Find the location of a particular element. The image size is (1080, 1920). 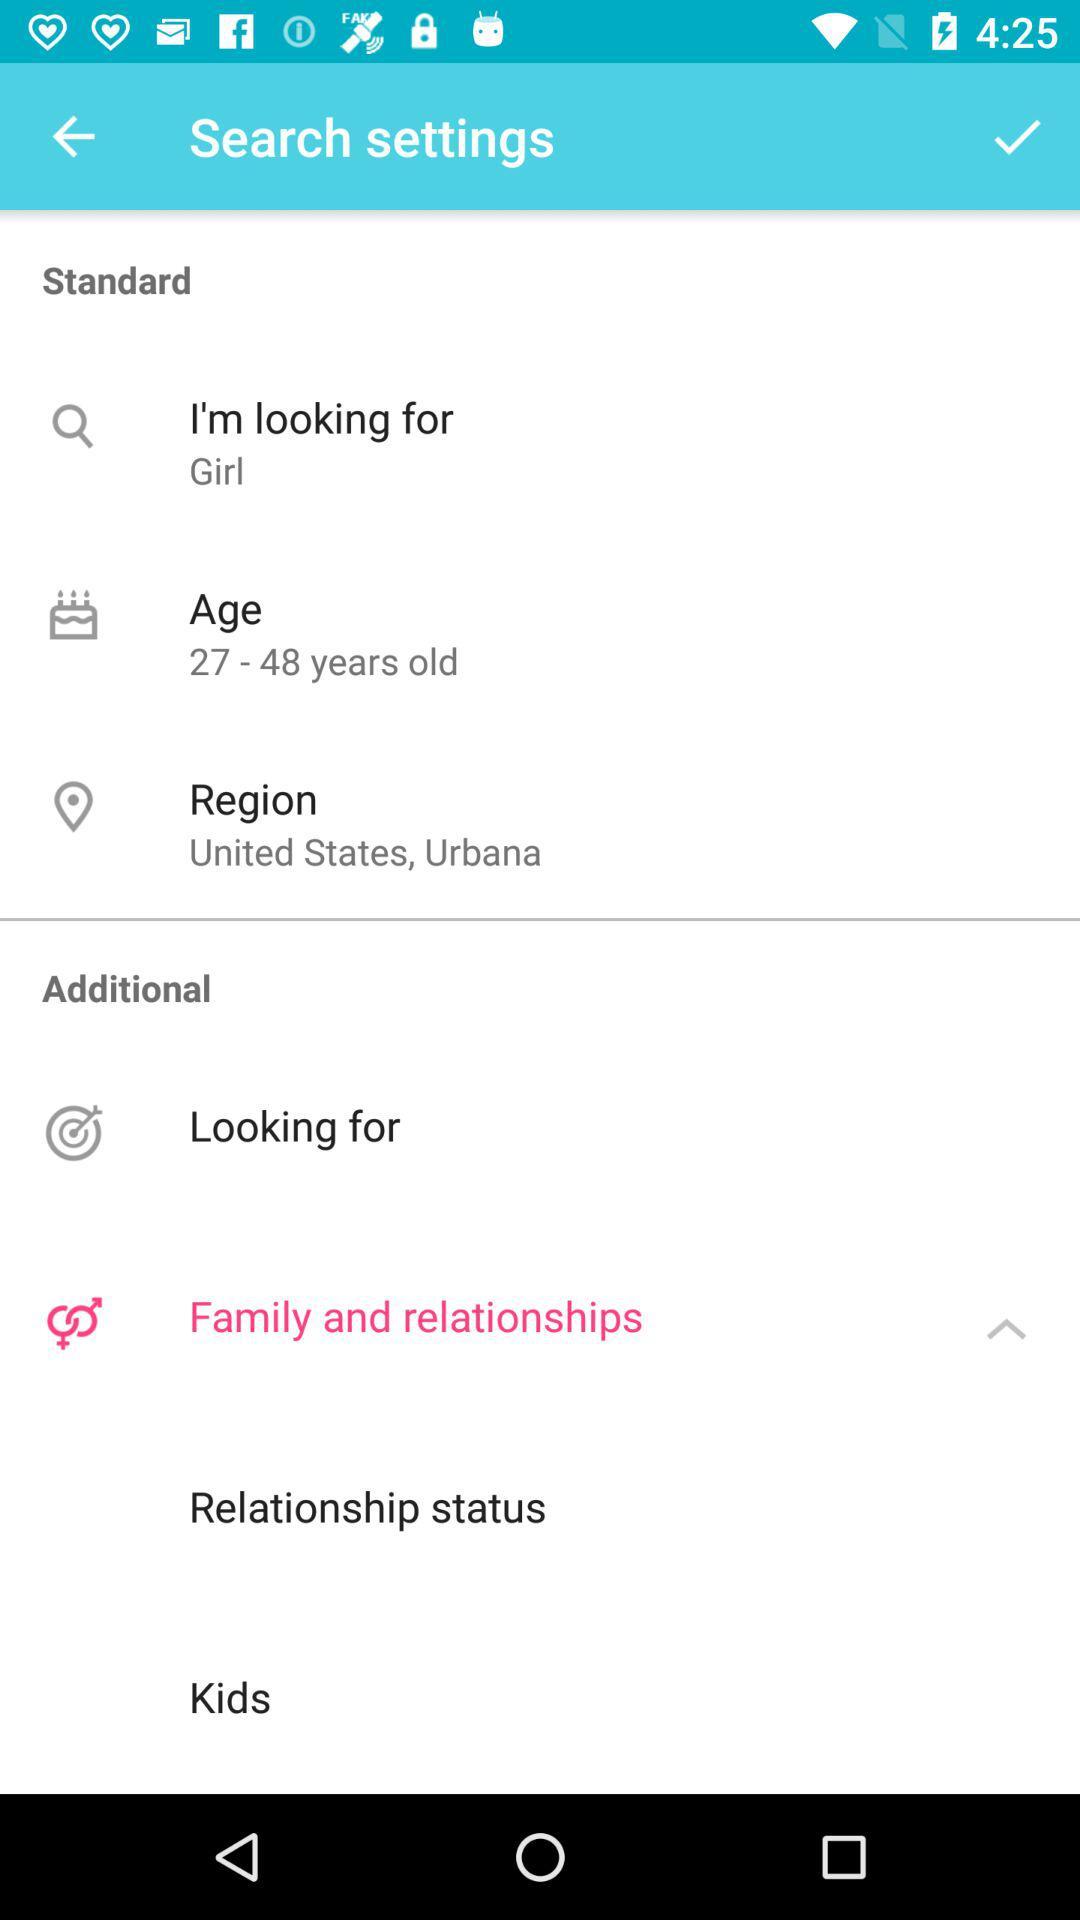

the app next to search settings icon is located at coordinates (1017, 135).